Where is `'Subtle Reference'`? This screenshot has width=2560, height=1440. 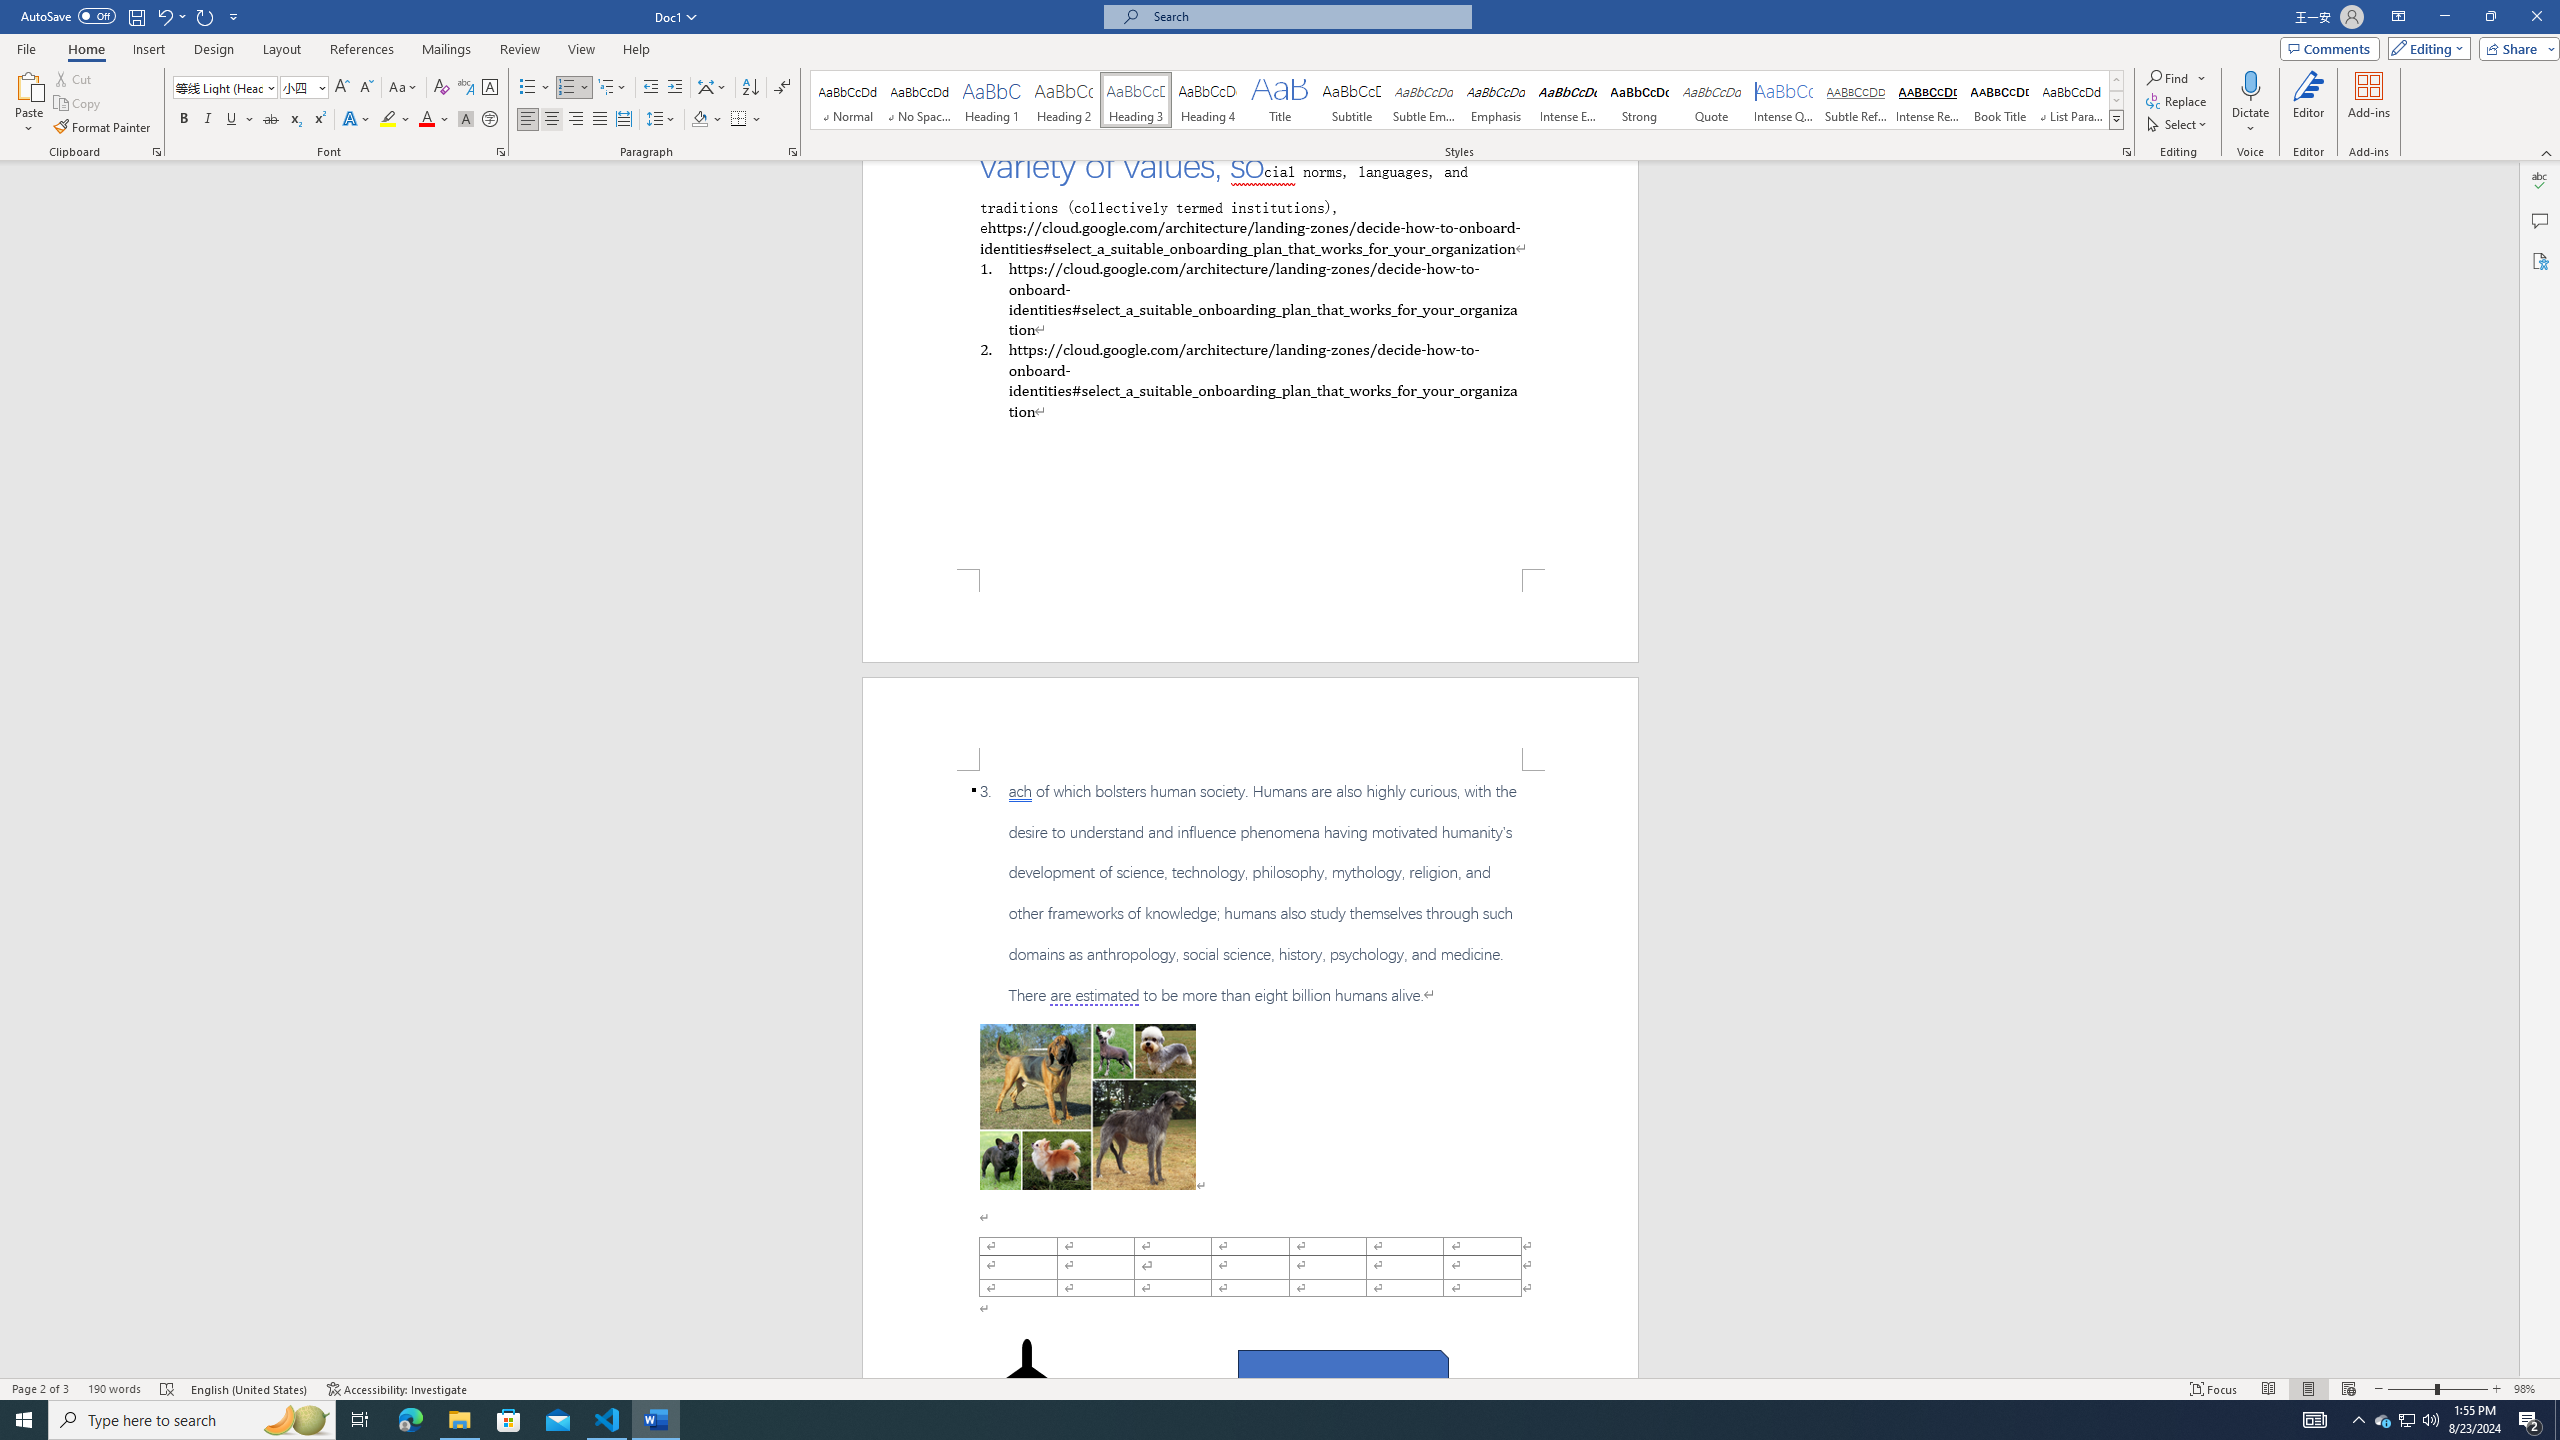 'Subtle Reference' is located at coordinates (1855, 99).